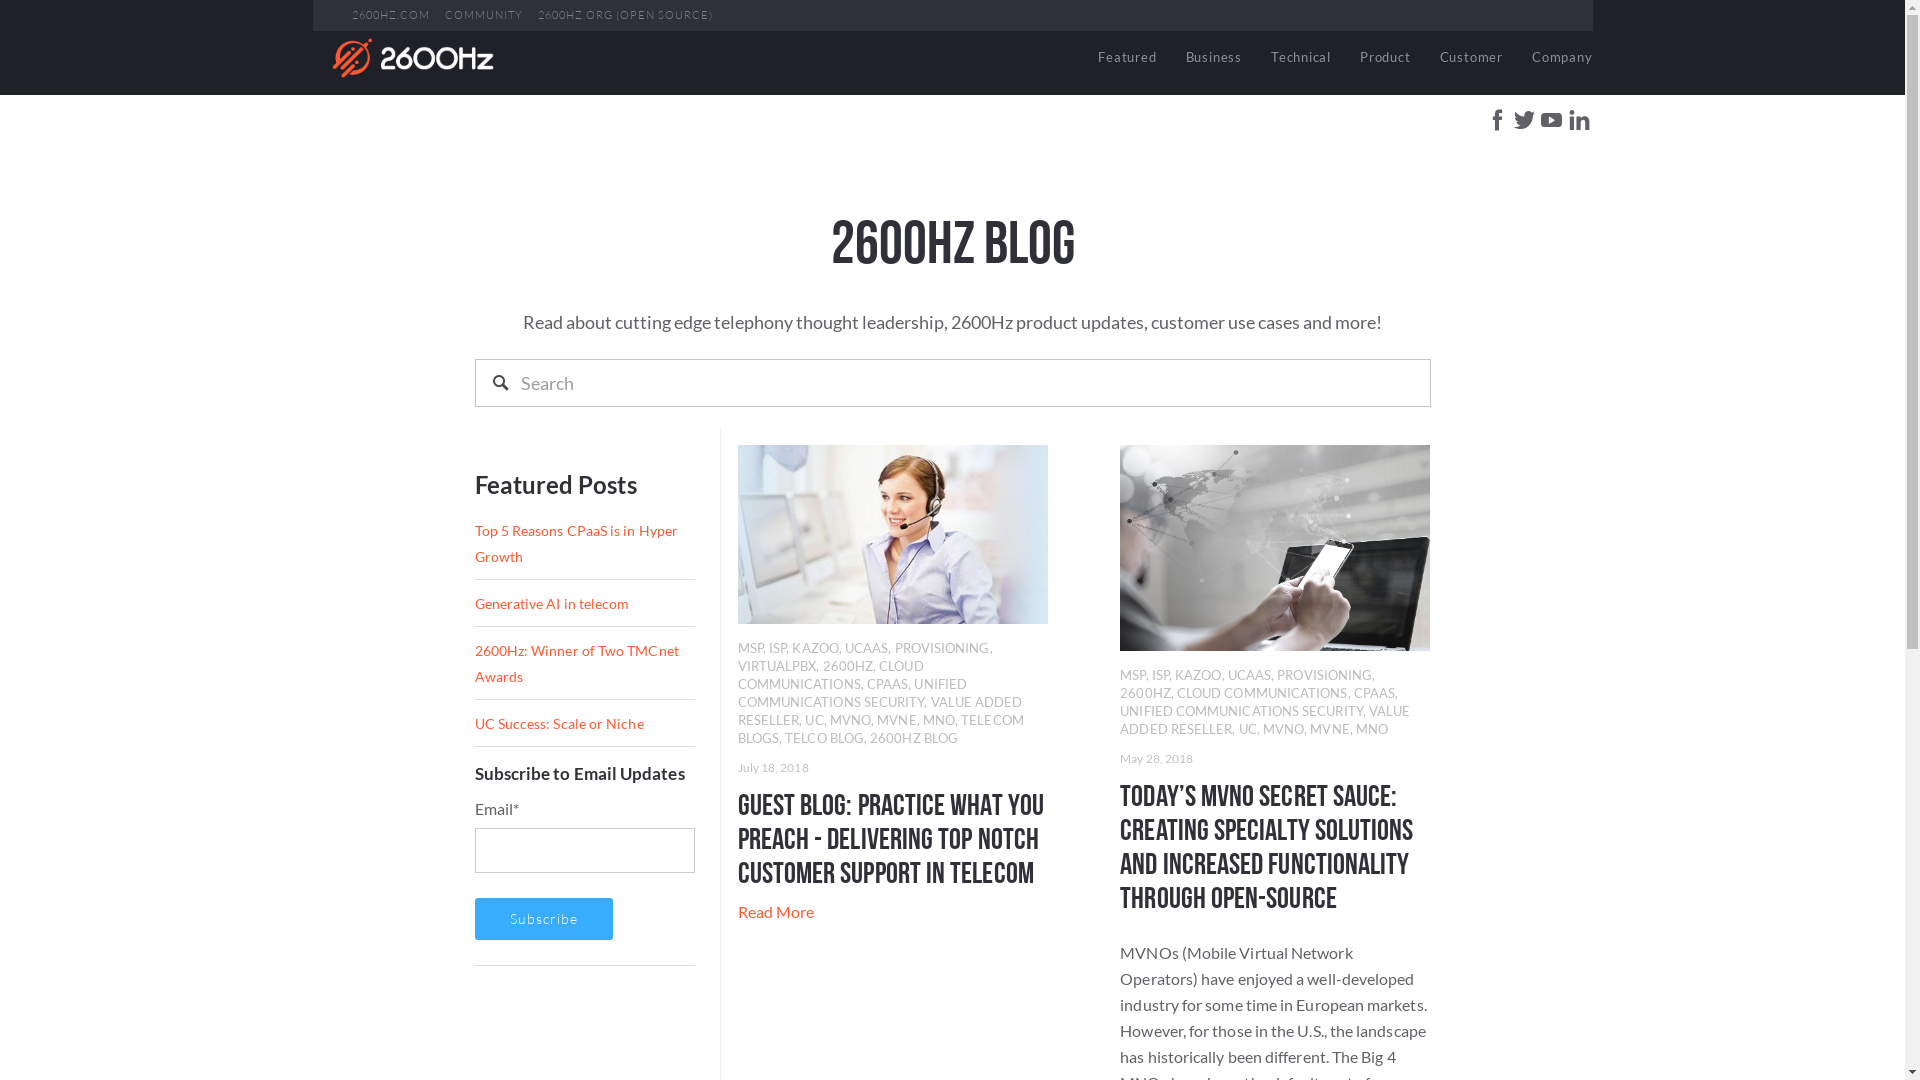  What do you see at coordinates (1132, 675) in the screenshot?
I see `'MSP'` at bounding box center [1132, 675].